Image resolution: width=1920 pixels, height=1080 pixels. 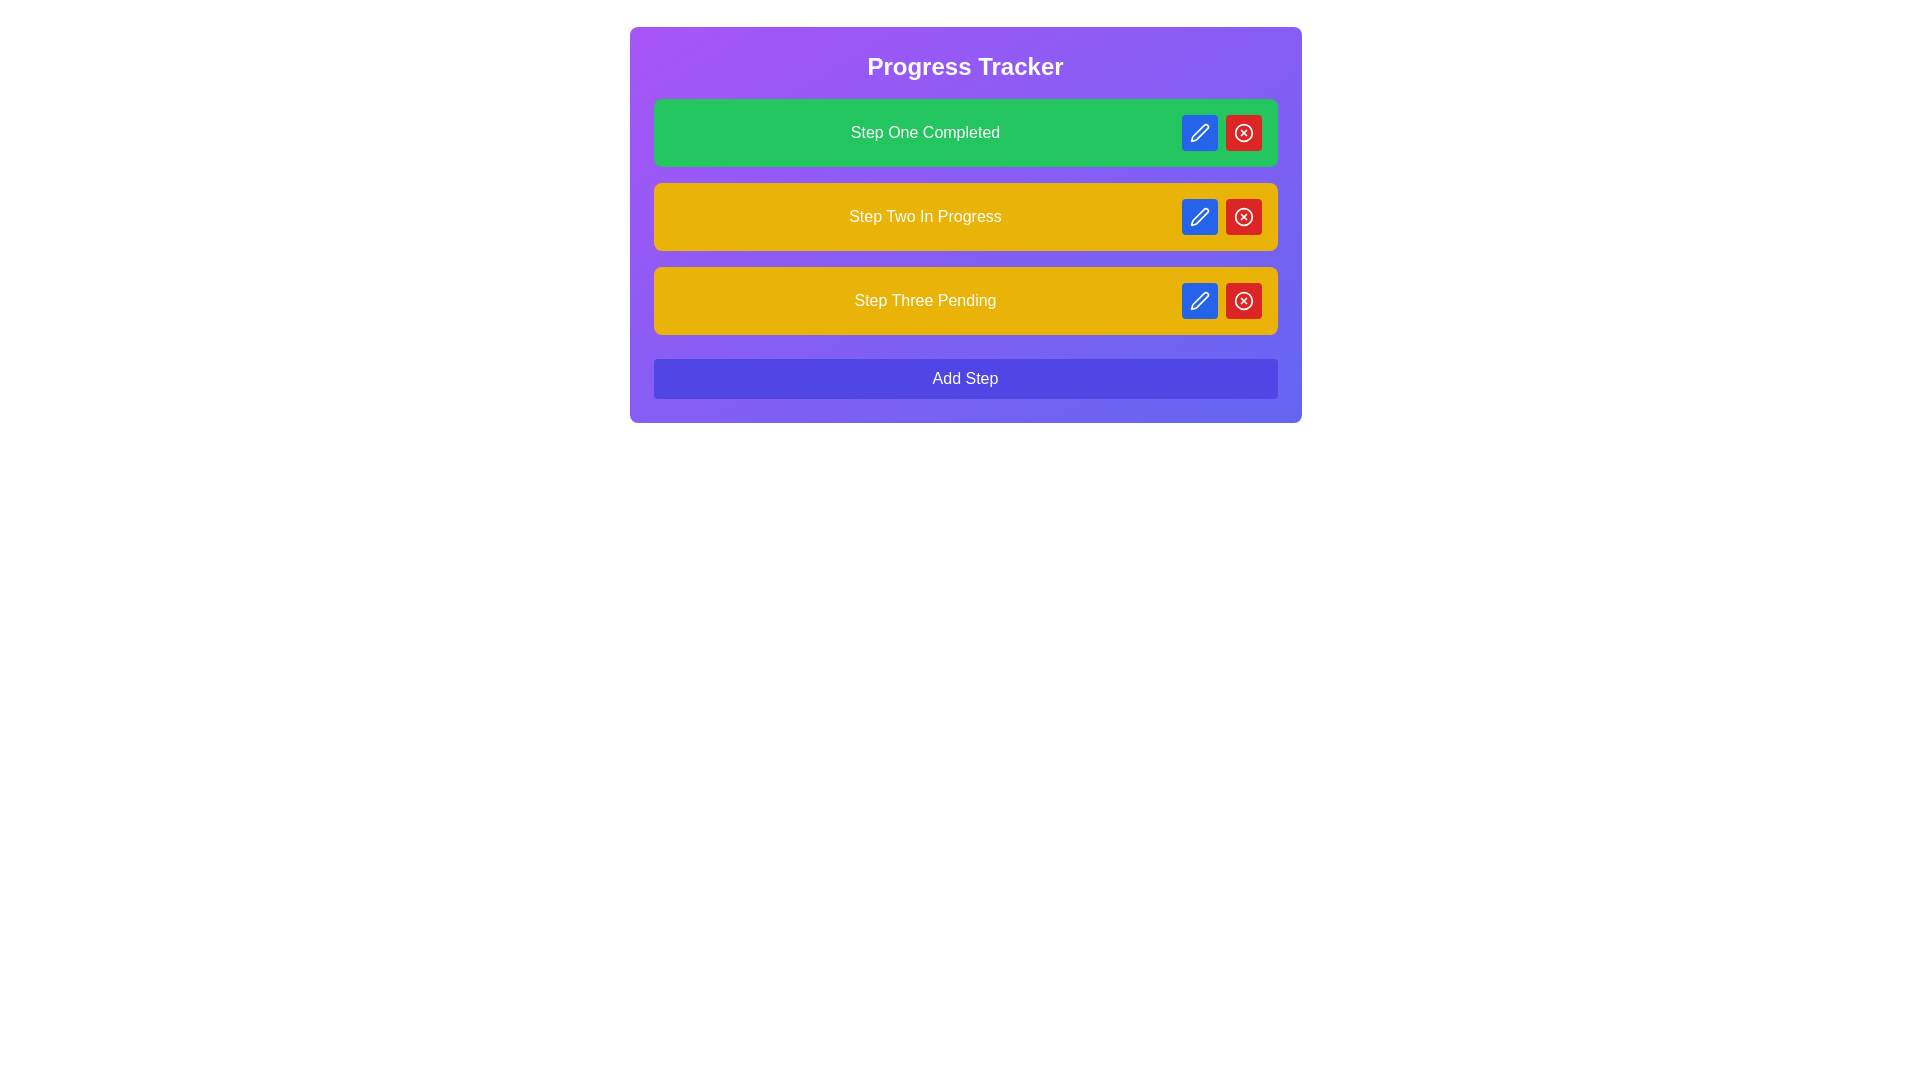 I want to click on the blue square button with a white pen icon located in the 'Step Three Pending' section of the progress tracker interface, so click(x=1199, y=300).